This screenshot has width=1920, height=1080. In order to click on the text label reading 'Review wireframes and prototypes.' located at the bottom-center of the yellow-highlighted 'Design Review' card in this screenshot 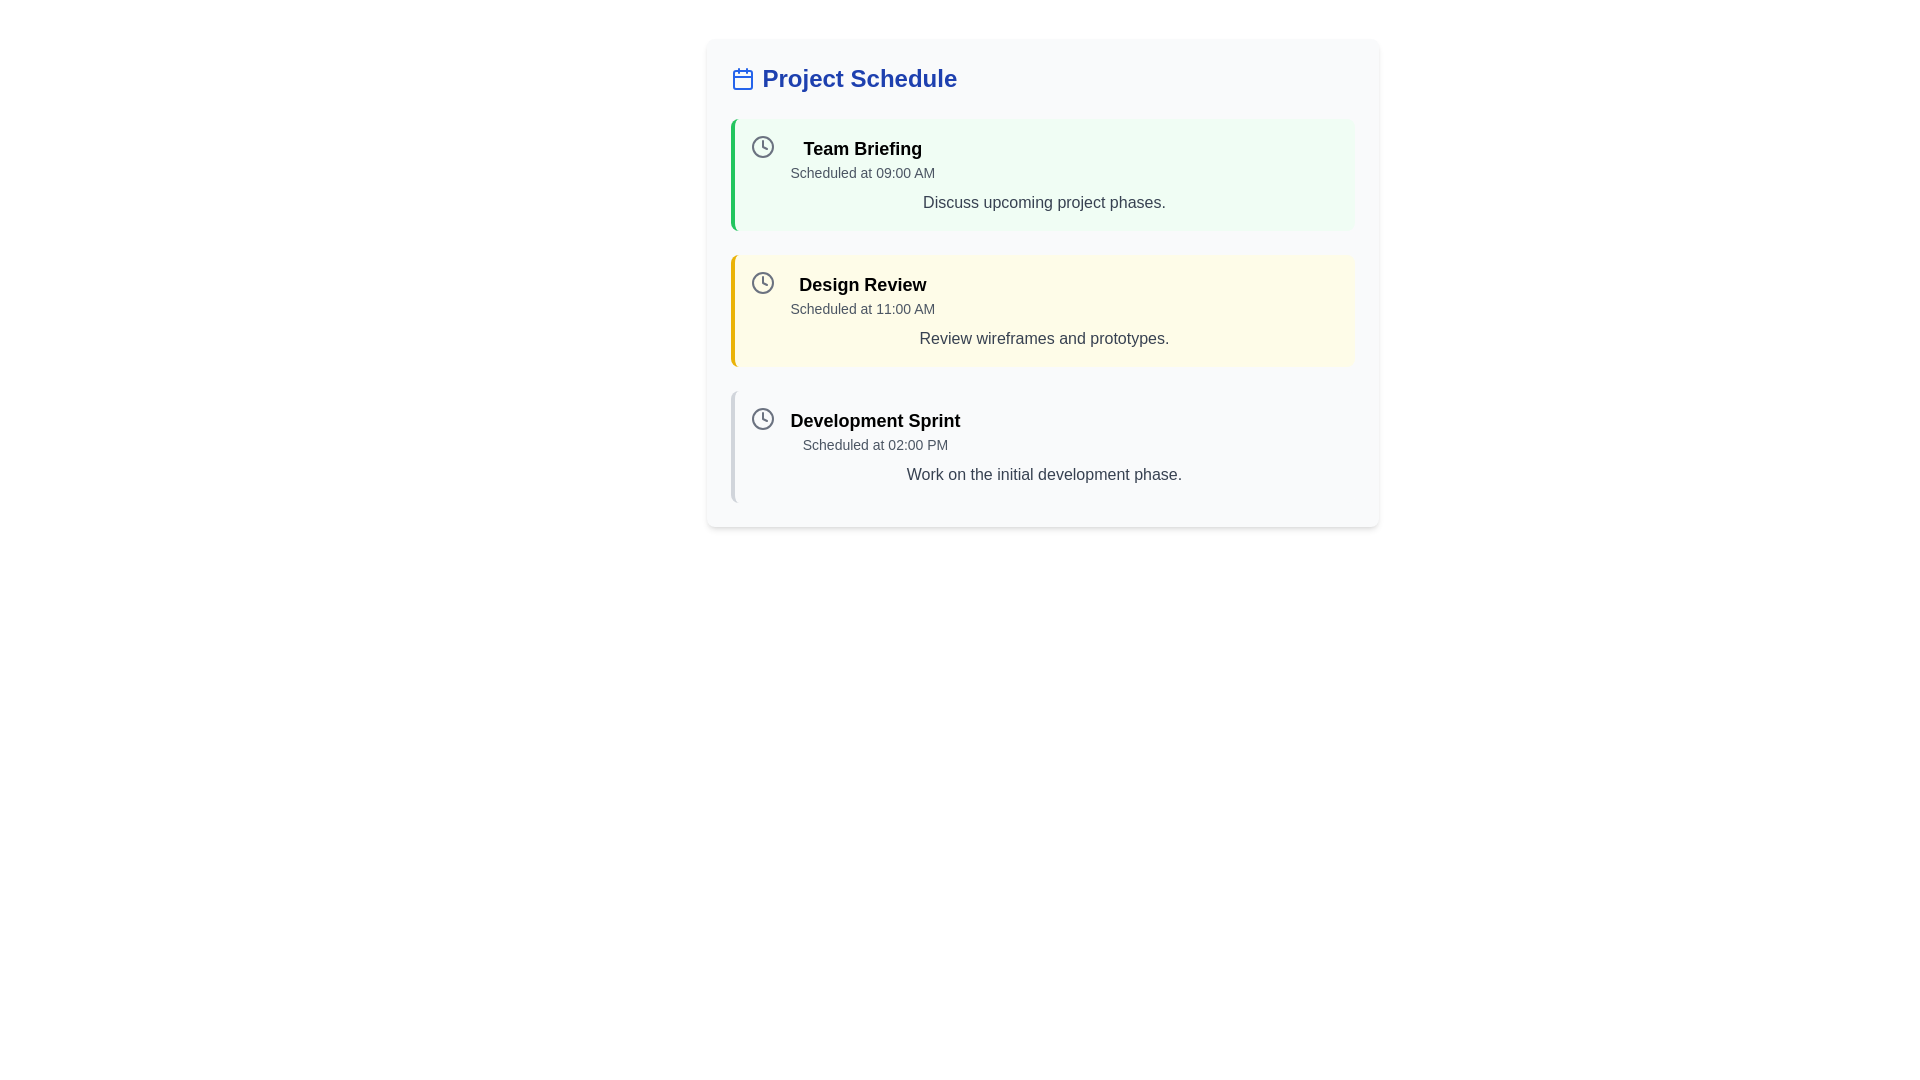, I will do `click(1043, 338)`.